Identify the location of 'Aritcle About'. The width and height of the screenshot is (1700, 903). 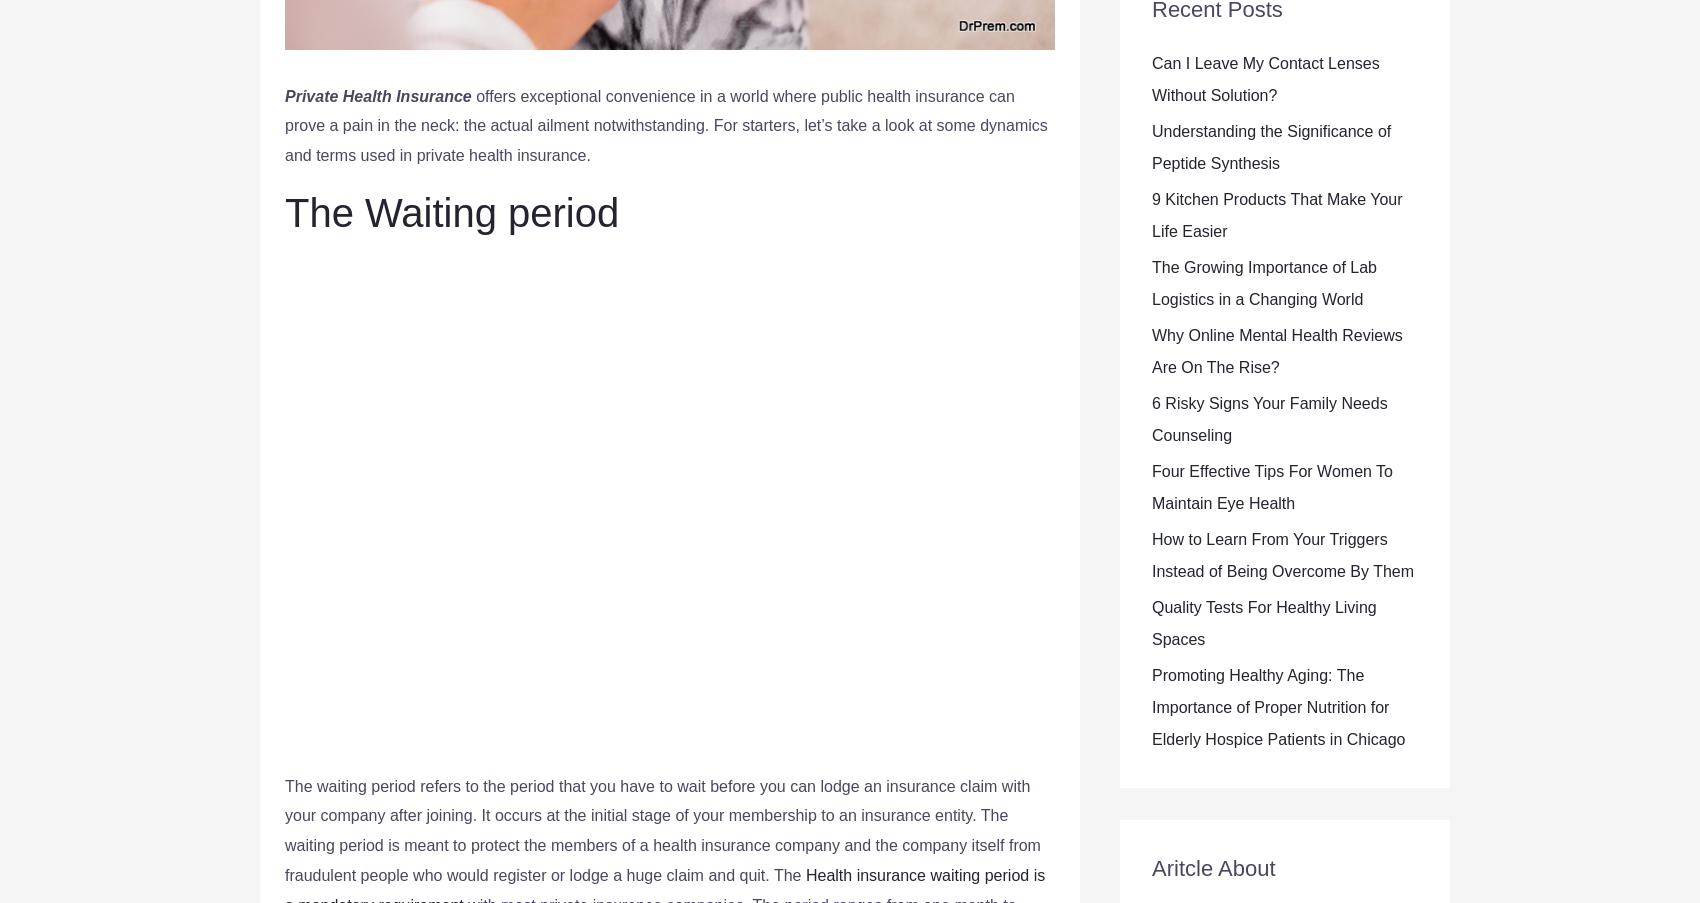
(1151, 868).